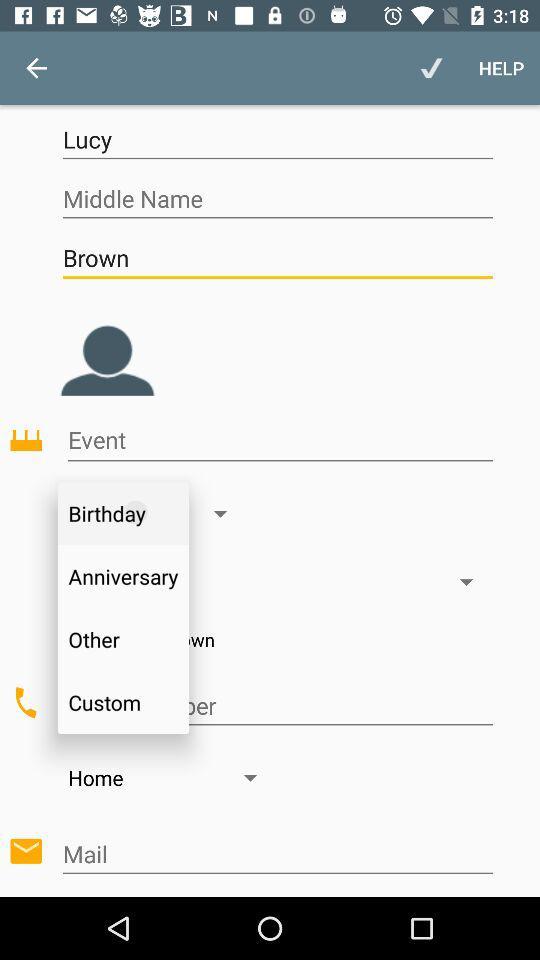  What do you see at coordinates (276, 199) in the screenshot?
I see `middle name` at bounding box center [276, 199].